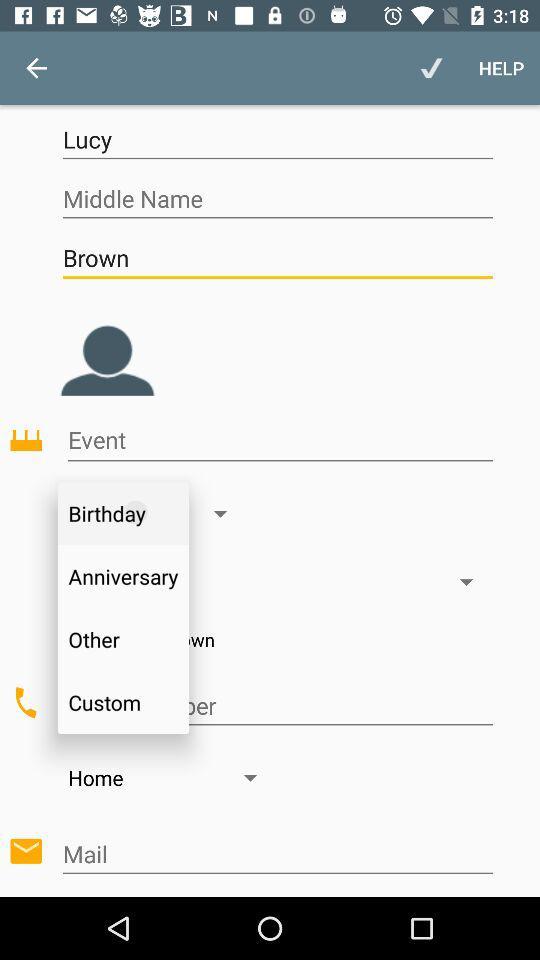  What do you see at coordinates (276, 199) in the screenshot?
I see `middle name` at bounding box center [276, 199].